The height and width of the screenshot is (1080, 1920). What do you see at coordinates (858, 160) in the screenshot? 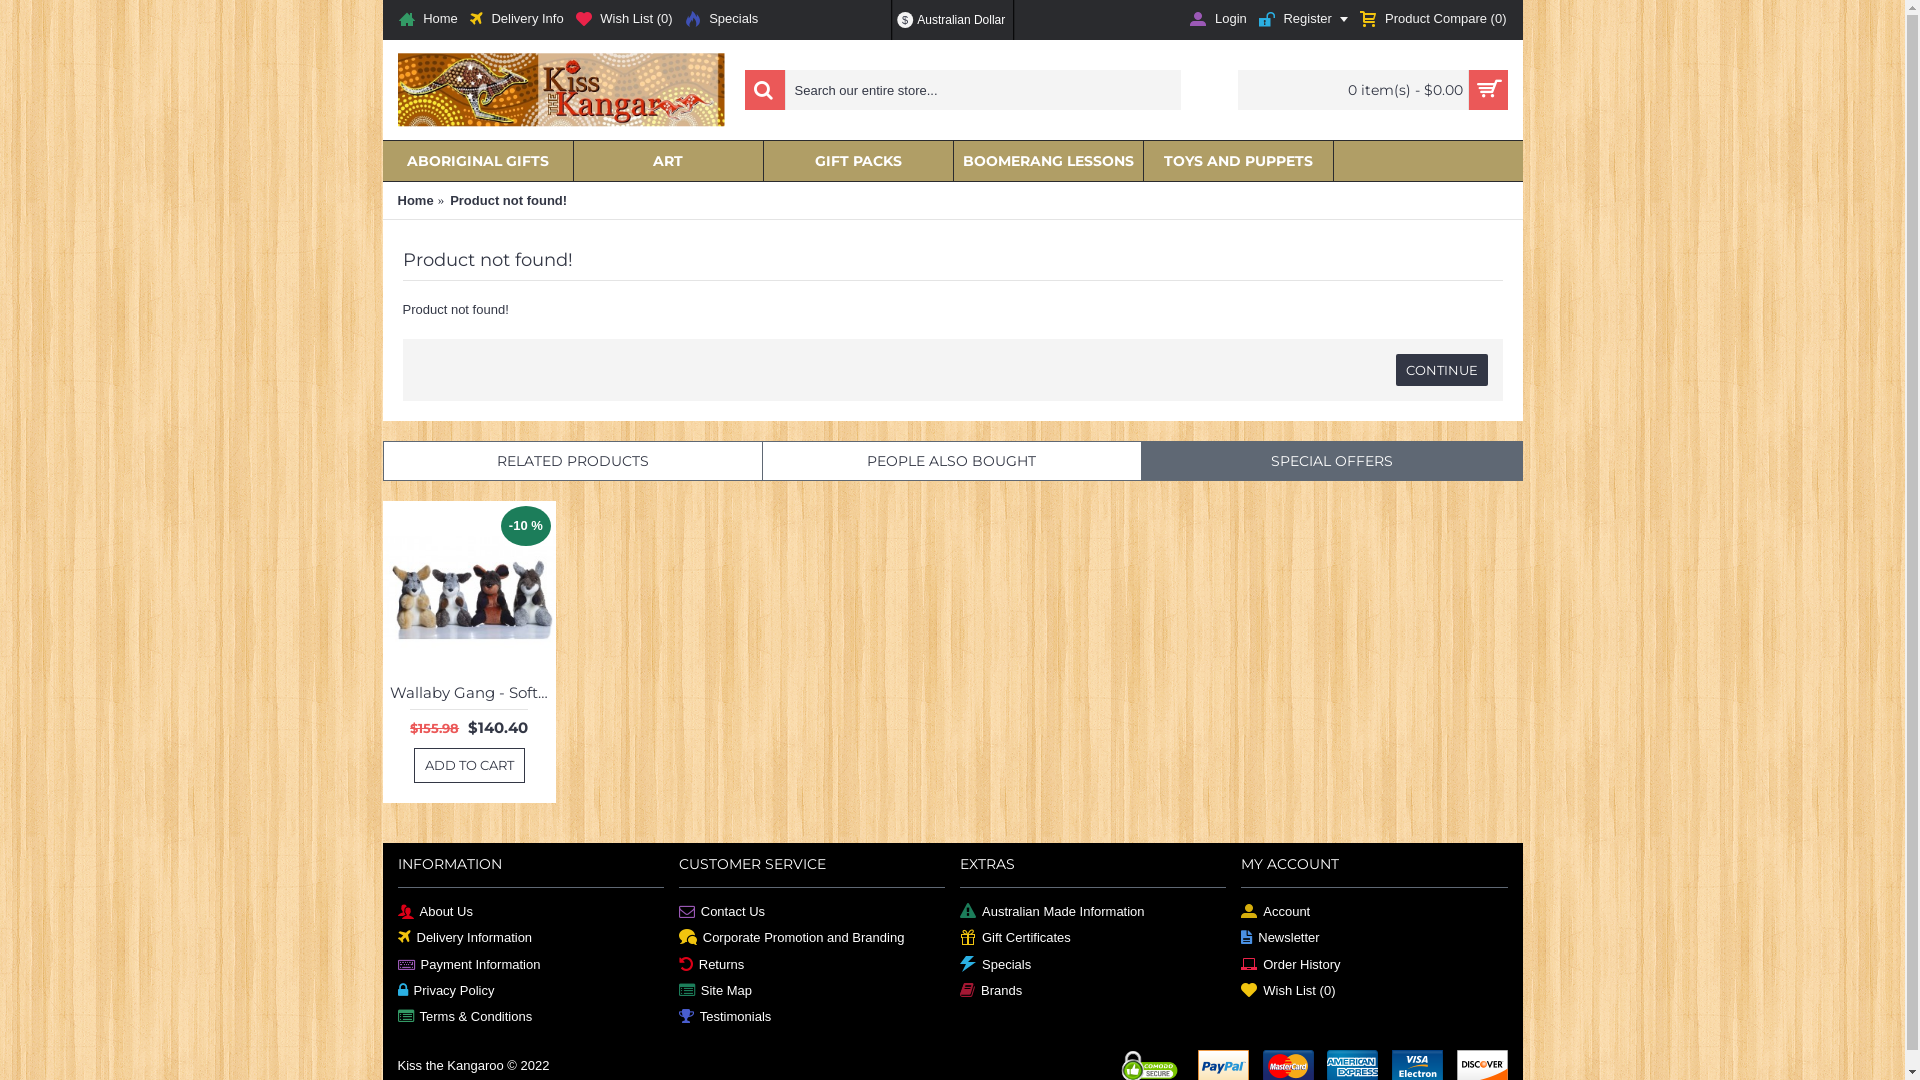
I see `'GIFT PACKS'` at bounding box center [858, 160].